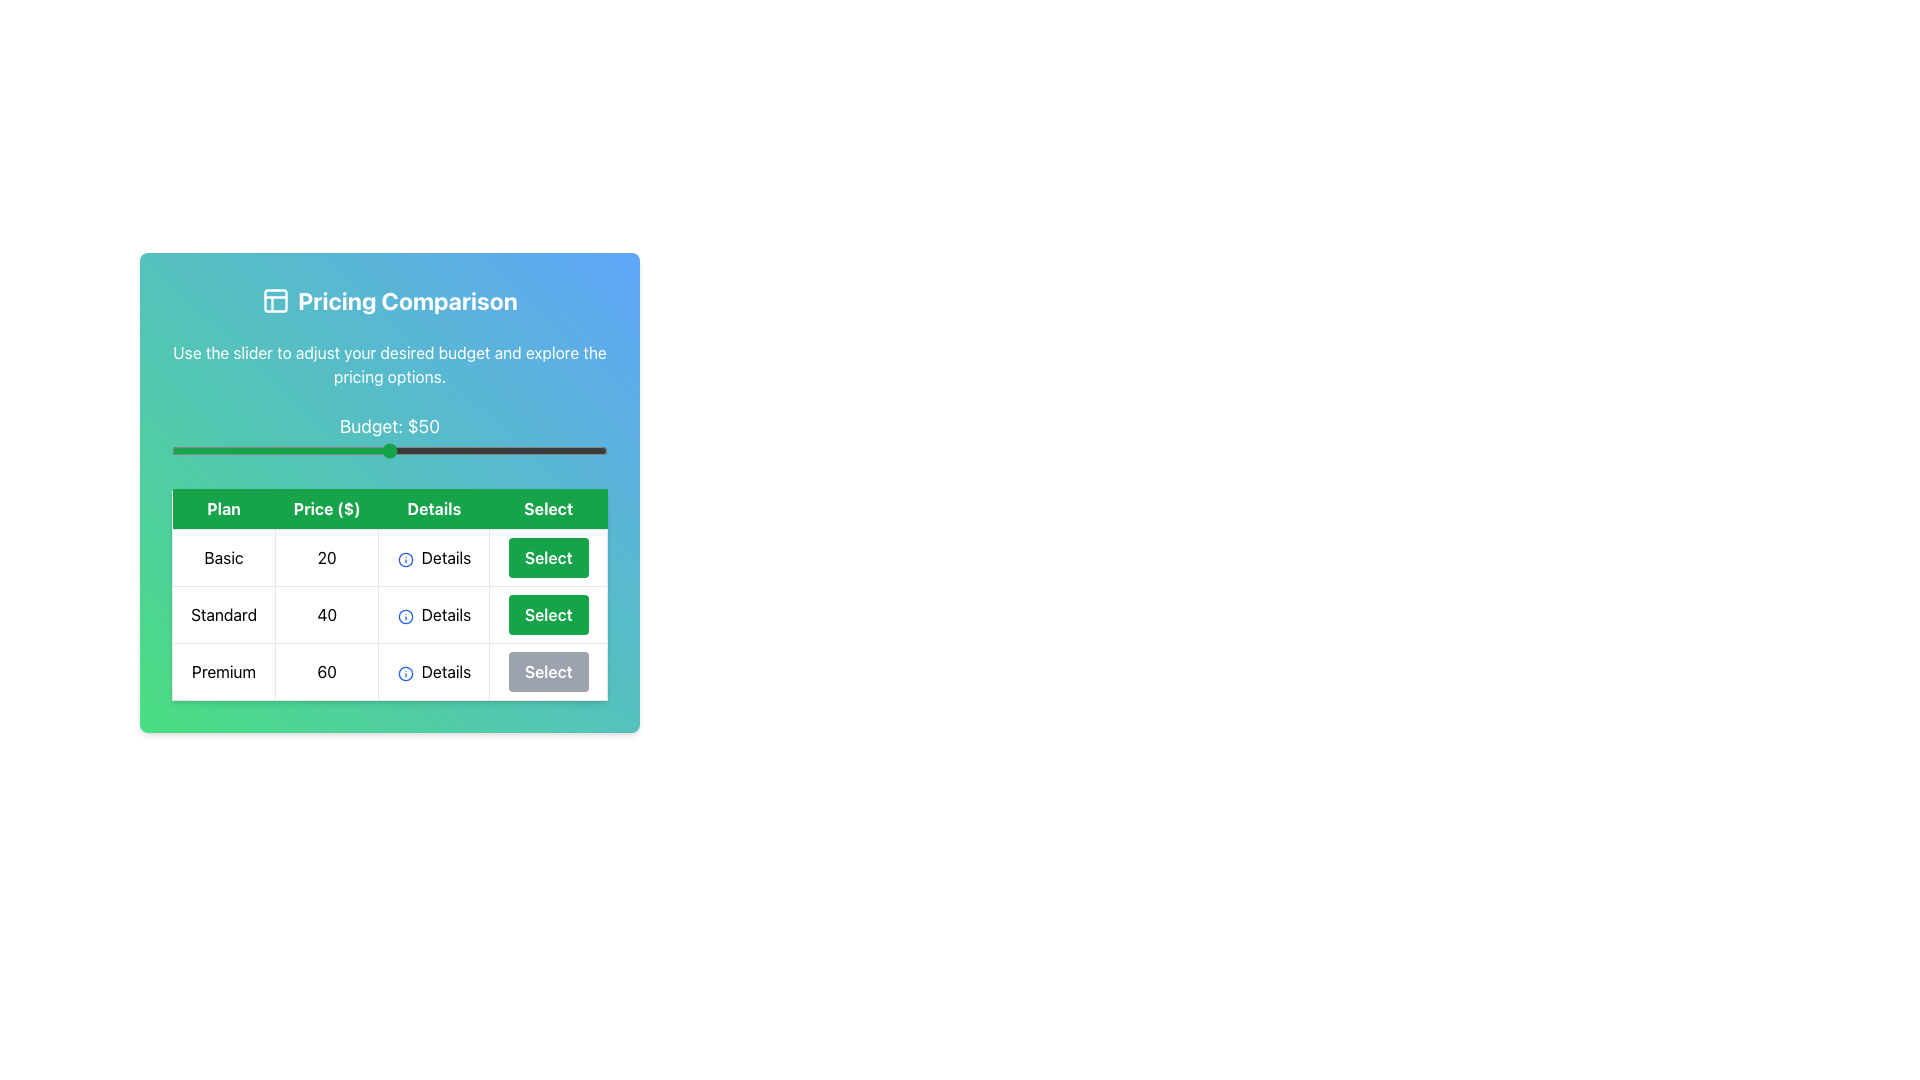 The width and height of the screenshot is (1920, 1080). Describe the element at coordinates (458, 451) in the screenshot. I see `the budget` at that location.